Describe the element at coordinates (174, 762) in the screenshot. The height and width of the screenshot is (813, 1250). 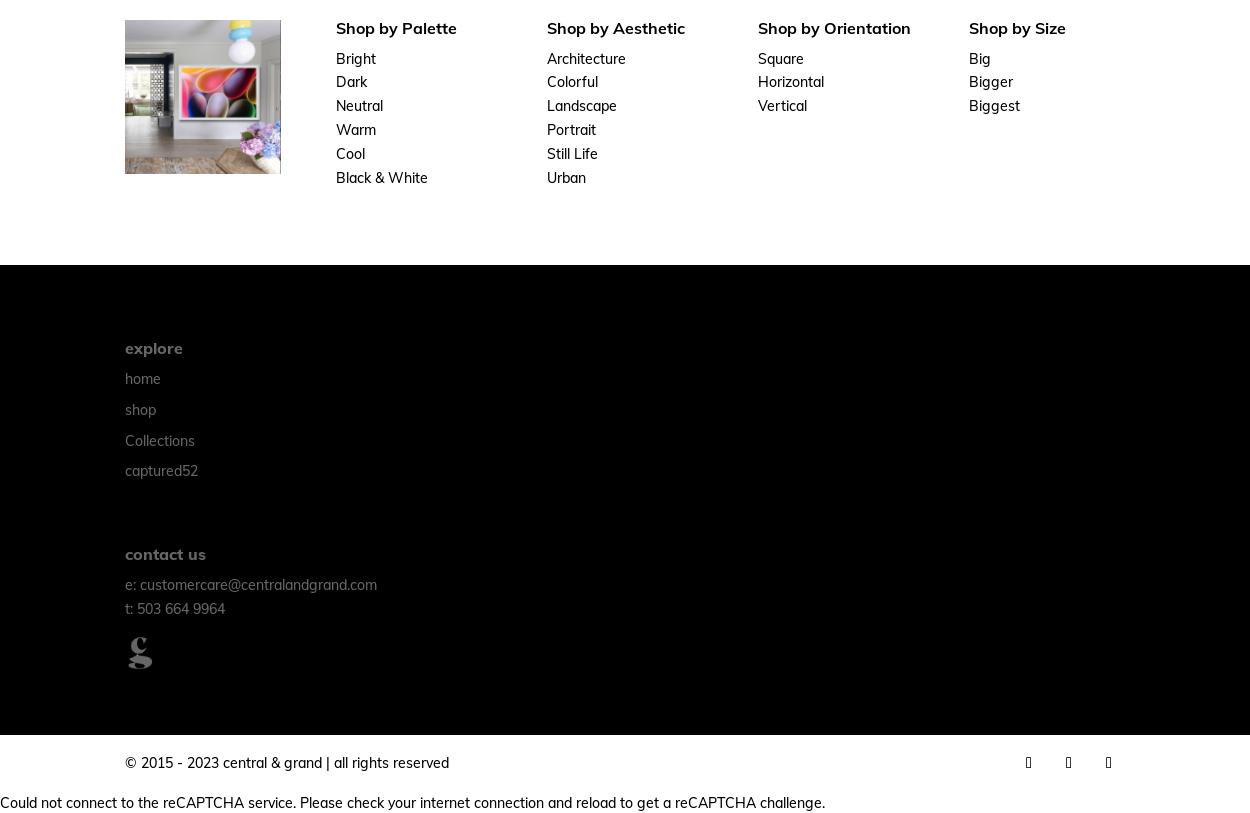
I see `'© 2015 - 2023'` at that location.